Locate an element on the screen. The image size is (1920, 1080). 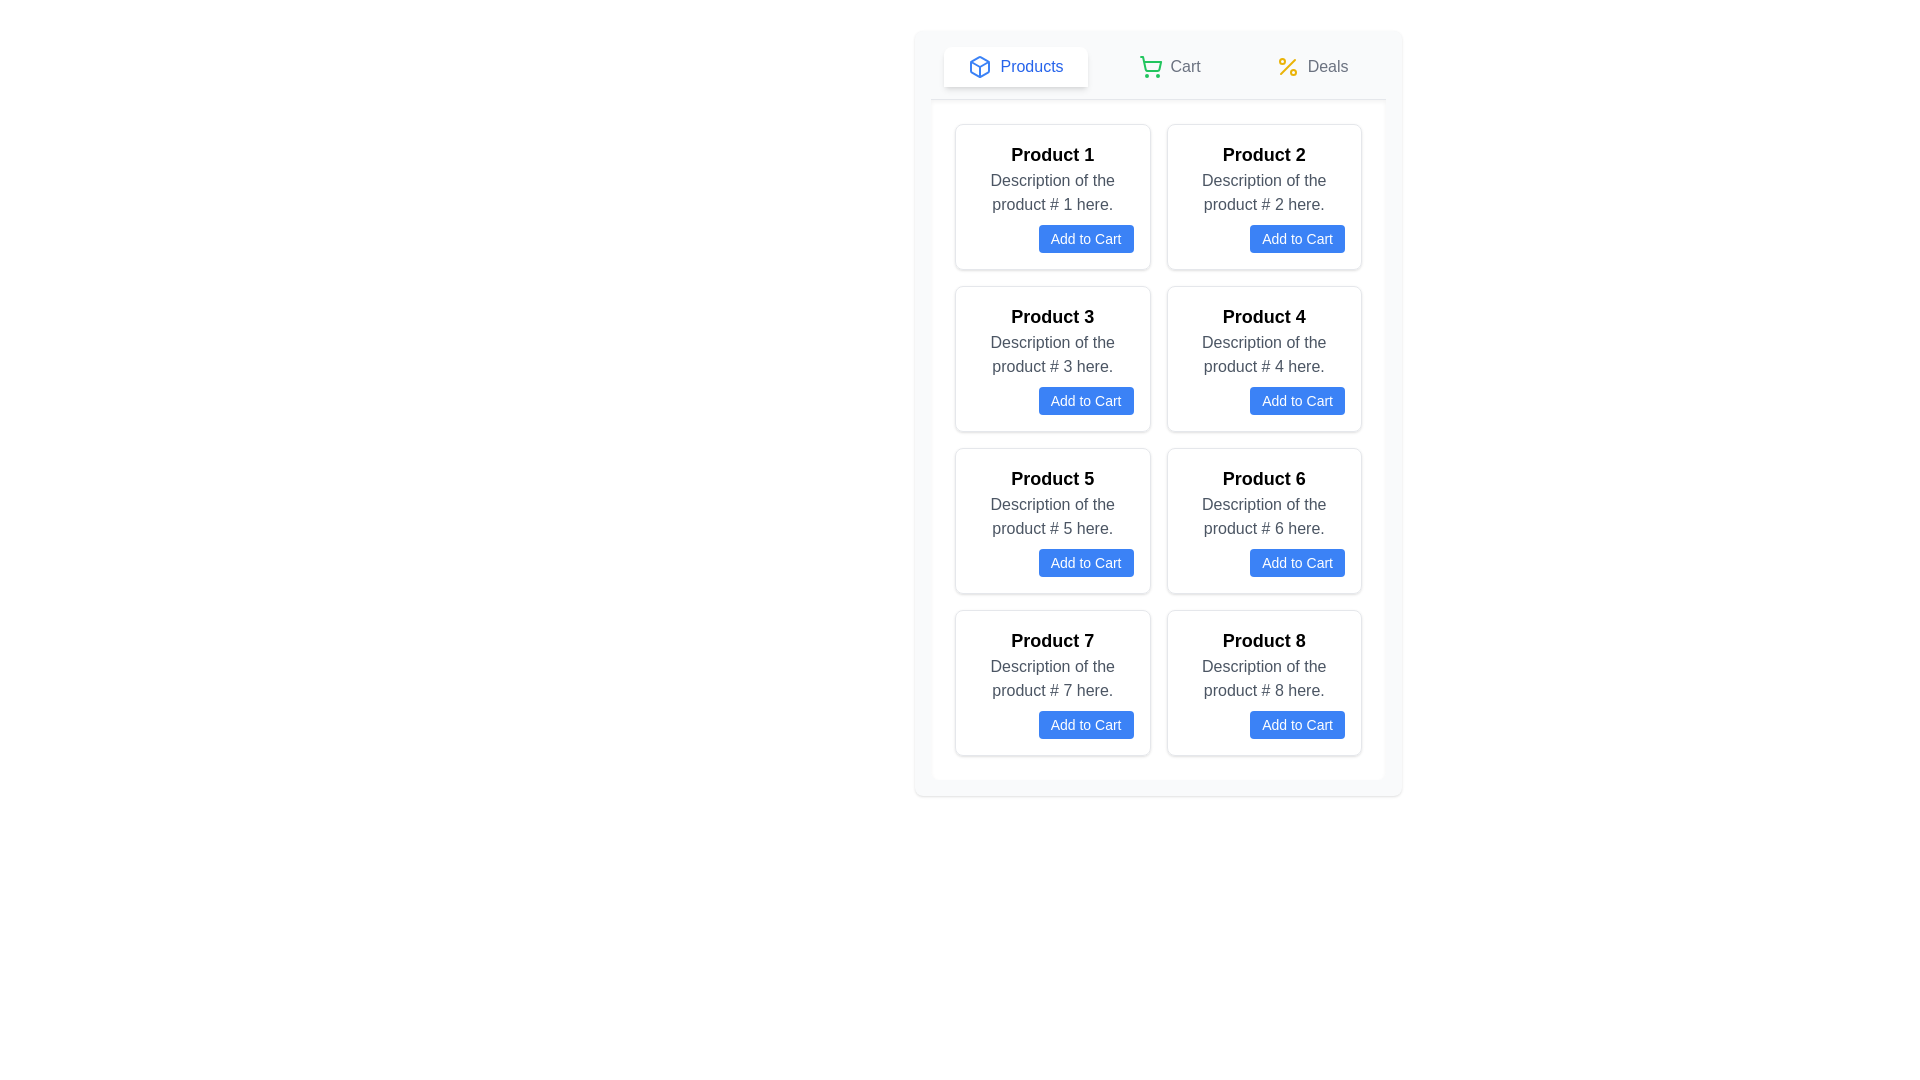
the 'Add to Cart' button with a blue background and white text located at the bottom-right part of the card for 'Product 6' is located at coordinates (1263, 563).